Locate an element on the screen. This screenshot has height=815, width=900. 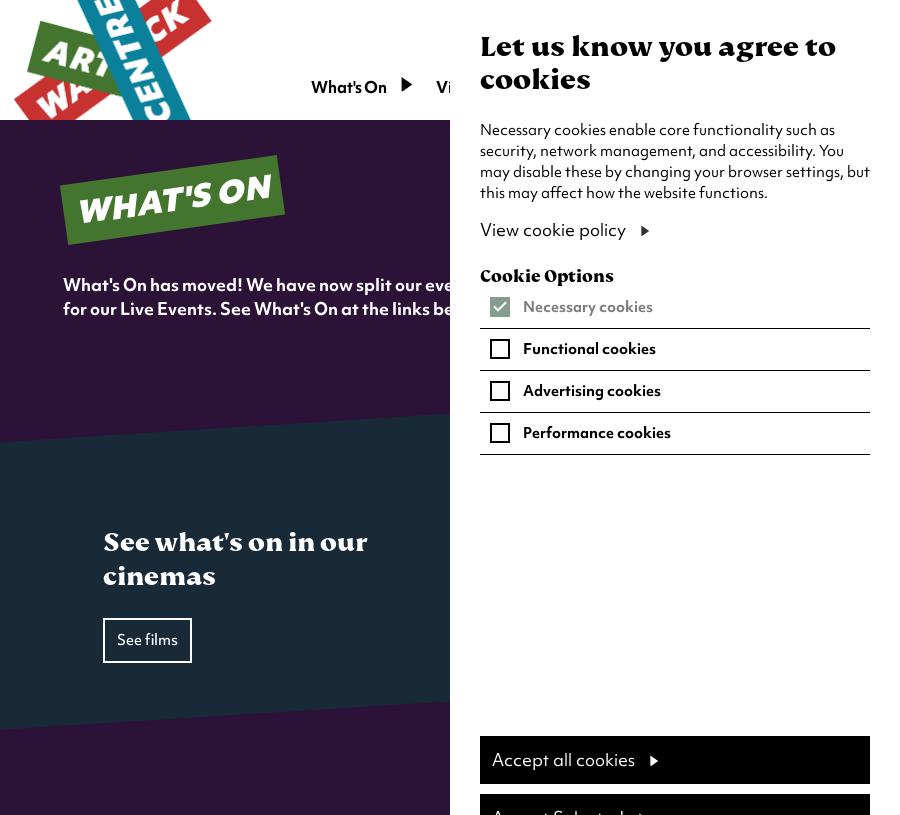
'See what's on in our cinemas' is located at coordinates (233, 557).